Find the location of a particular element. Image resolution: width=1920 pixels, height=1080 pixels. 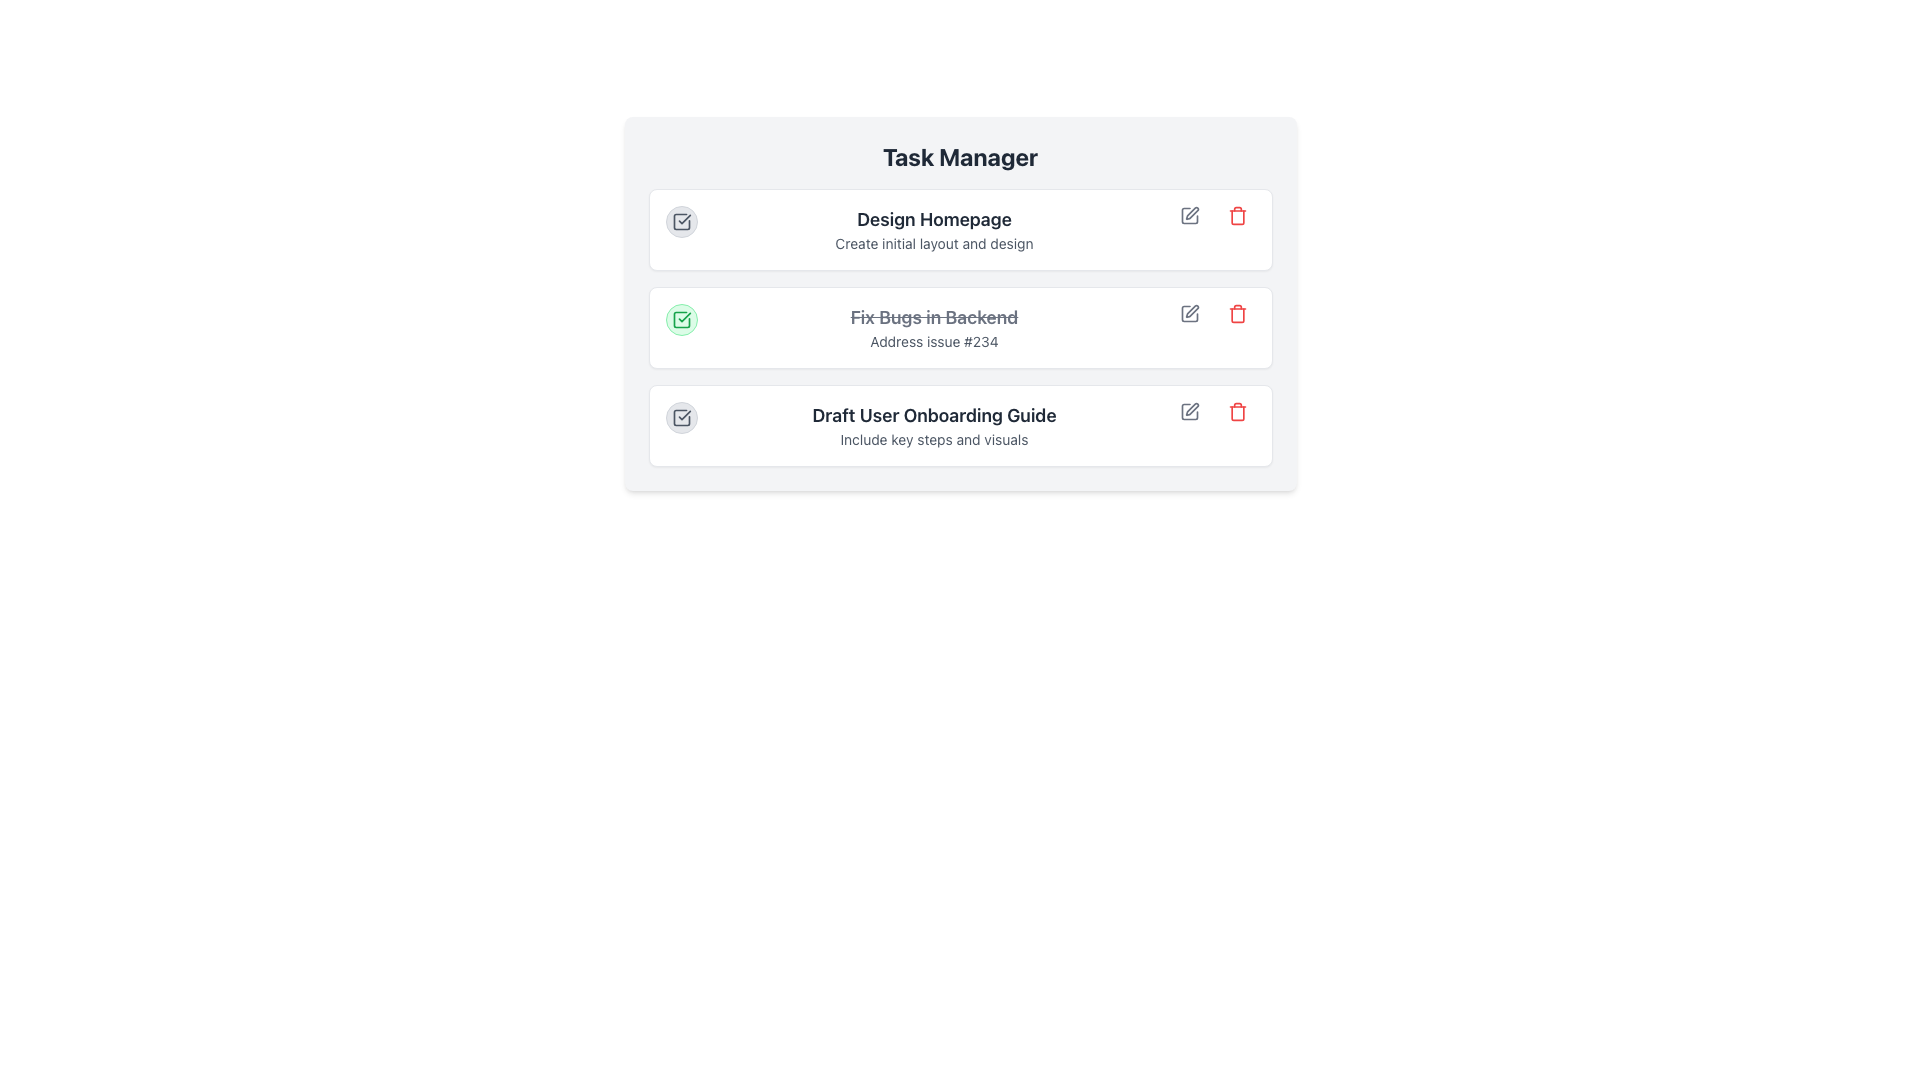

the text block titled 'Draft User Onboarding Guide', which is the third task in the task list and features a prominent font and rounded corners is located at coordinates (933, 424).